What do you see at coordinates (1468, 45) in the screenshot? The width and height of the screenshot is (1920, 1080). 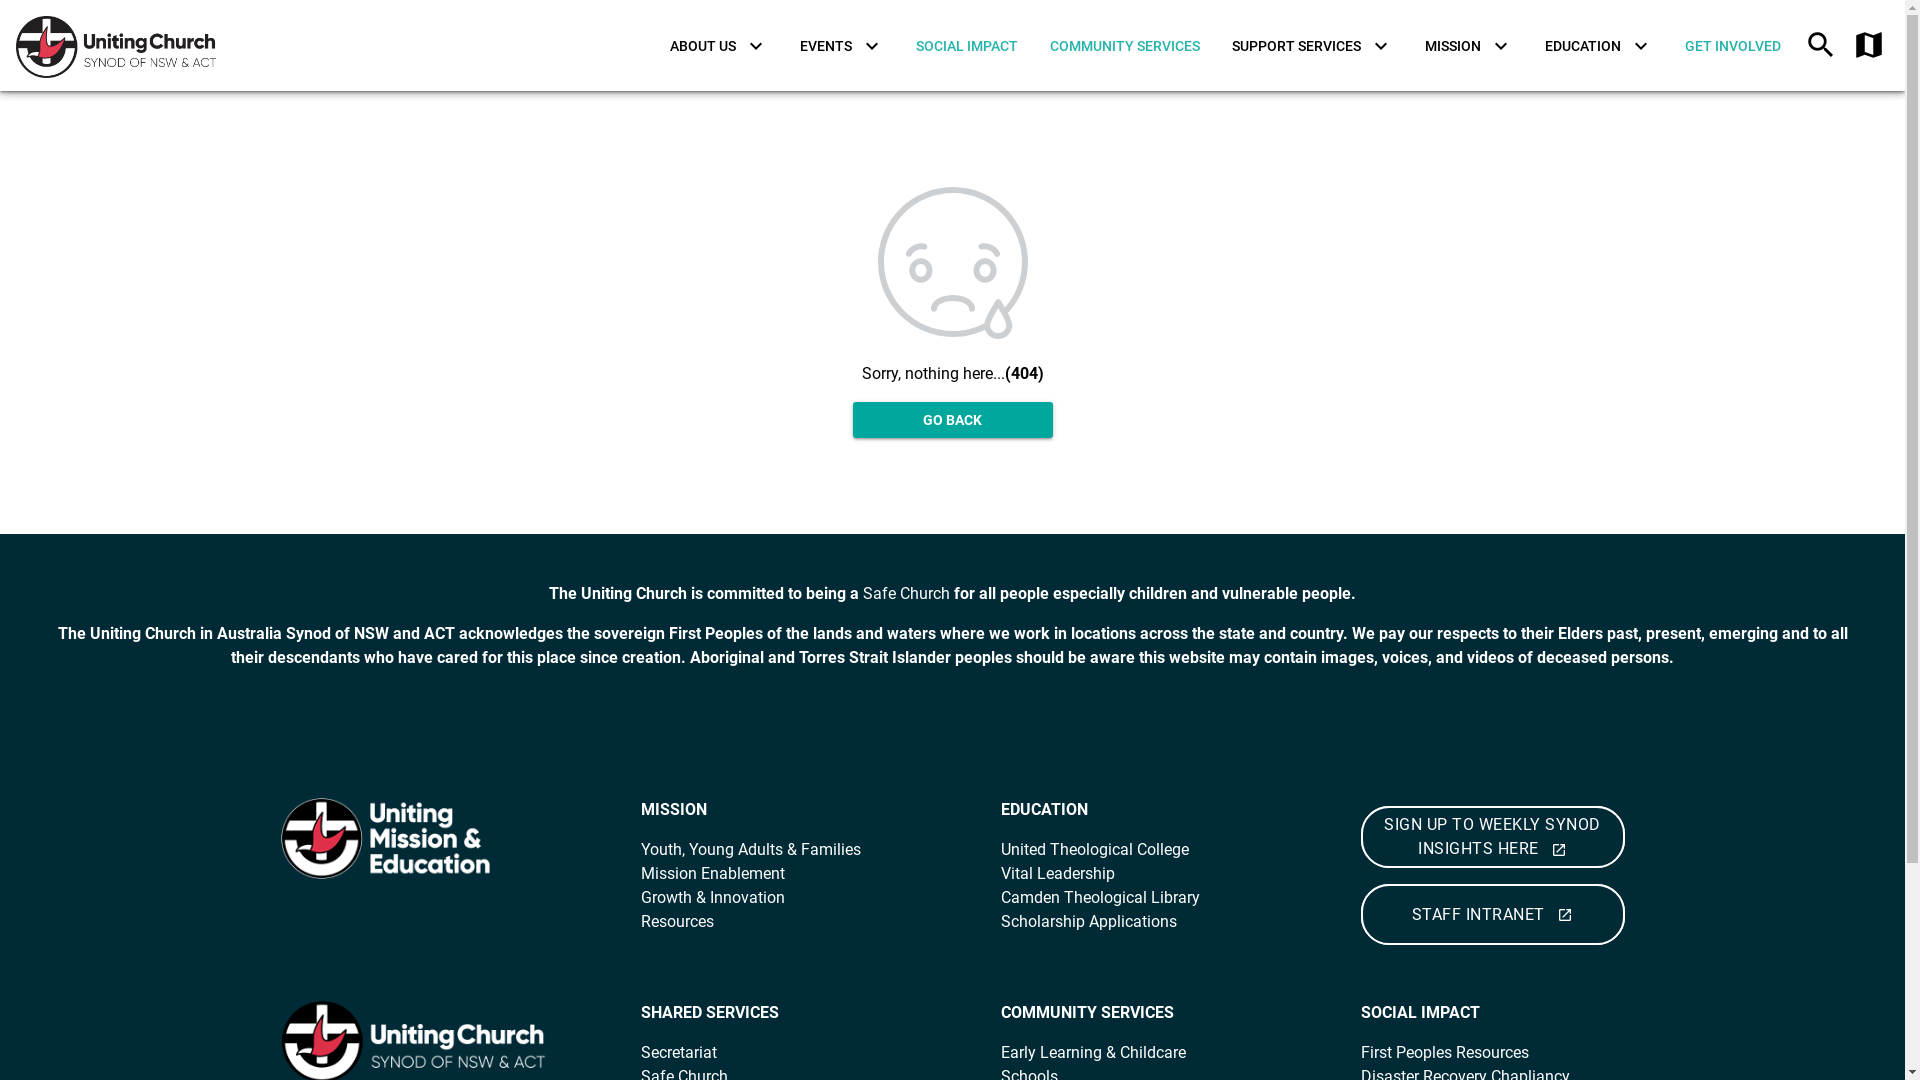 I see `'MISSION` at bounding box center [1468, 45].